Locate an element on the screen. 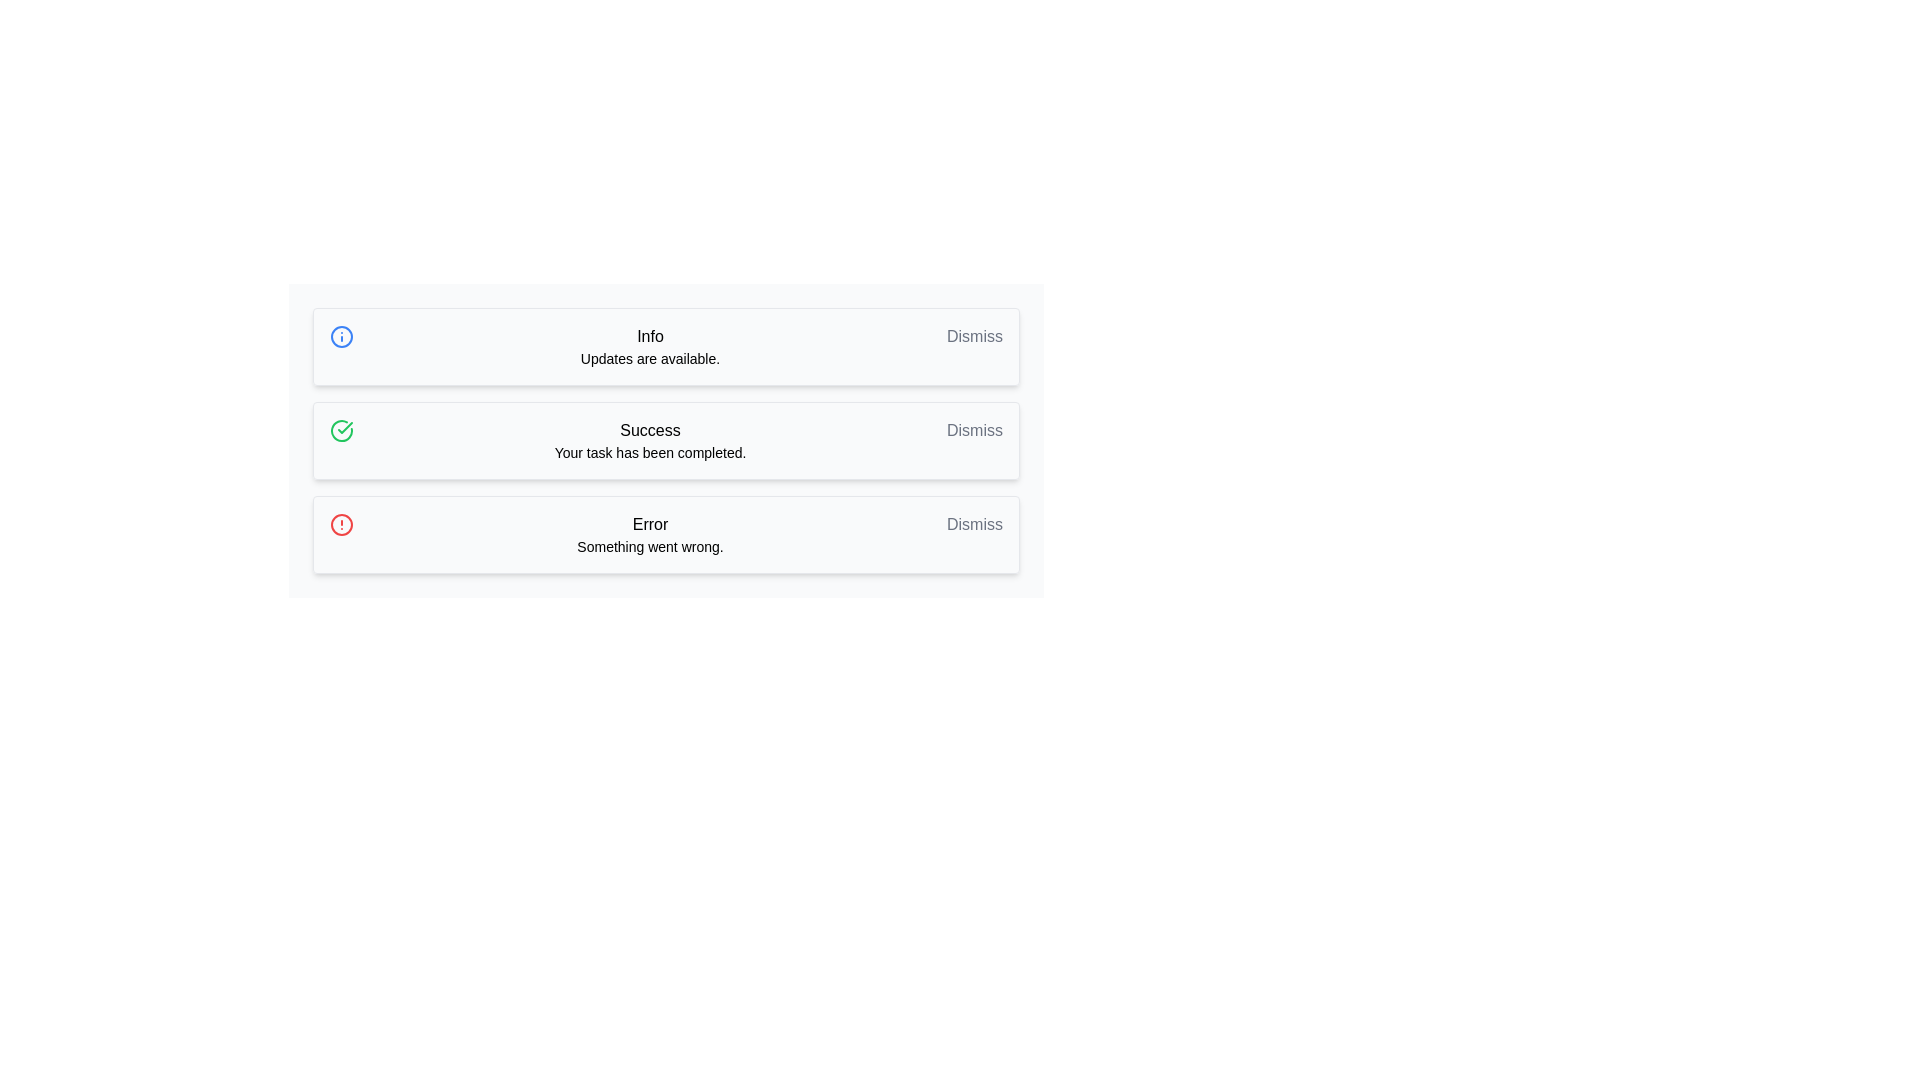  the blue-bordered circle icon with an 'i' character in the center, located at the top-left corner of the notification card, to get more information is located at coordinates (341, 335).